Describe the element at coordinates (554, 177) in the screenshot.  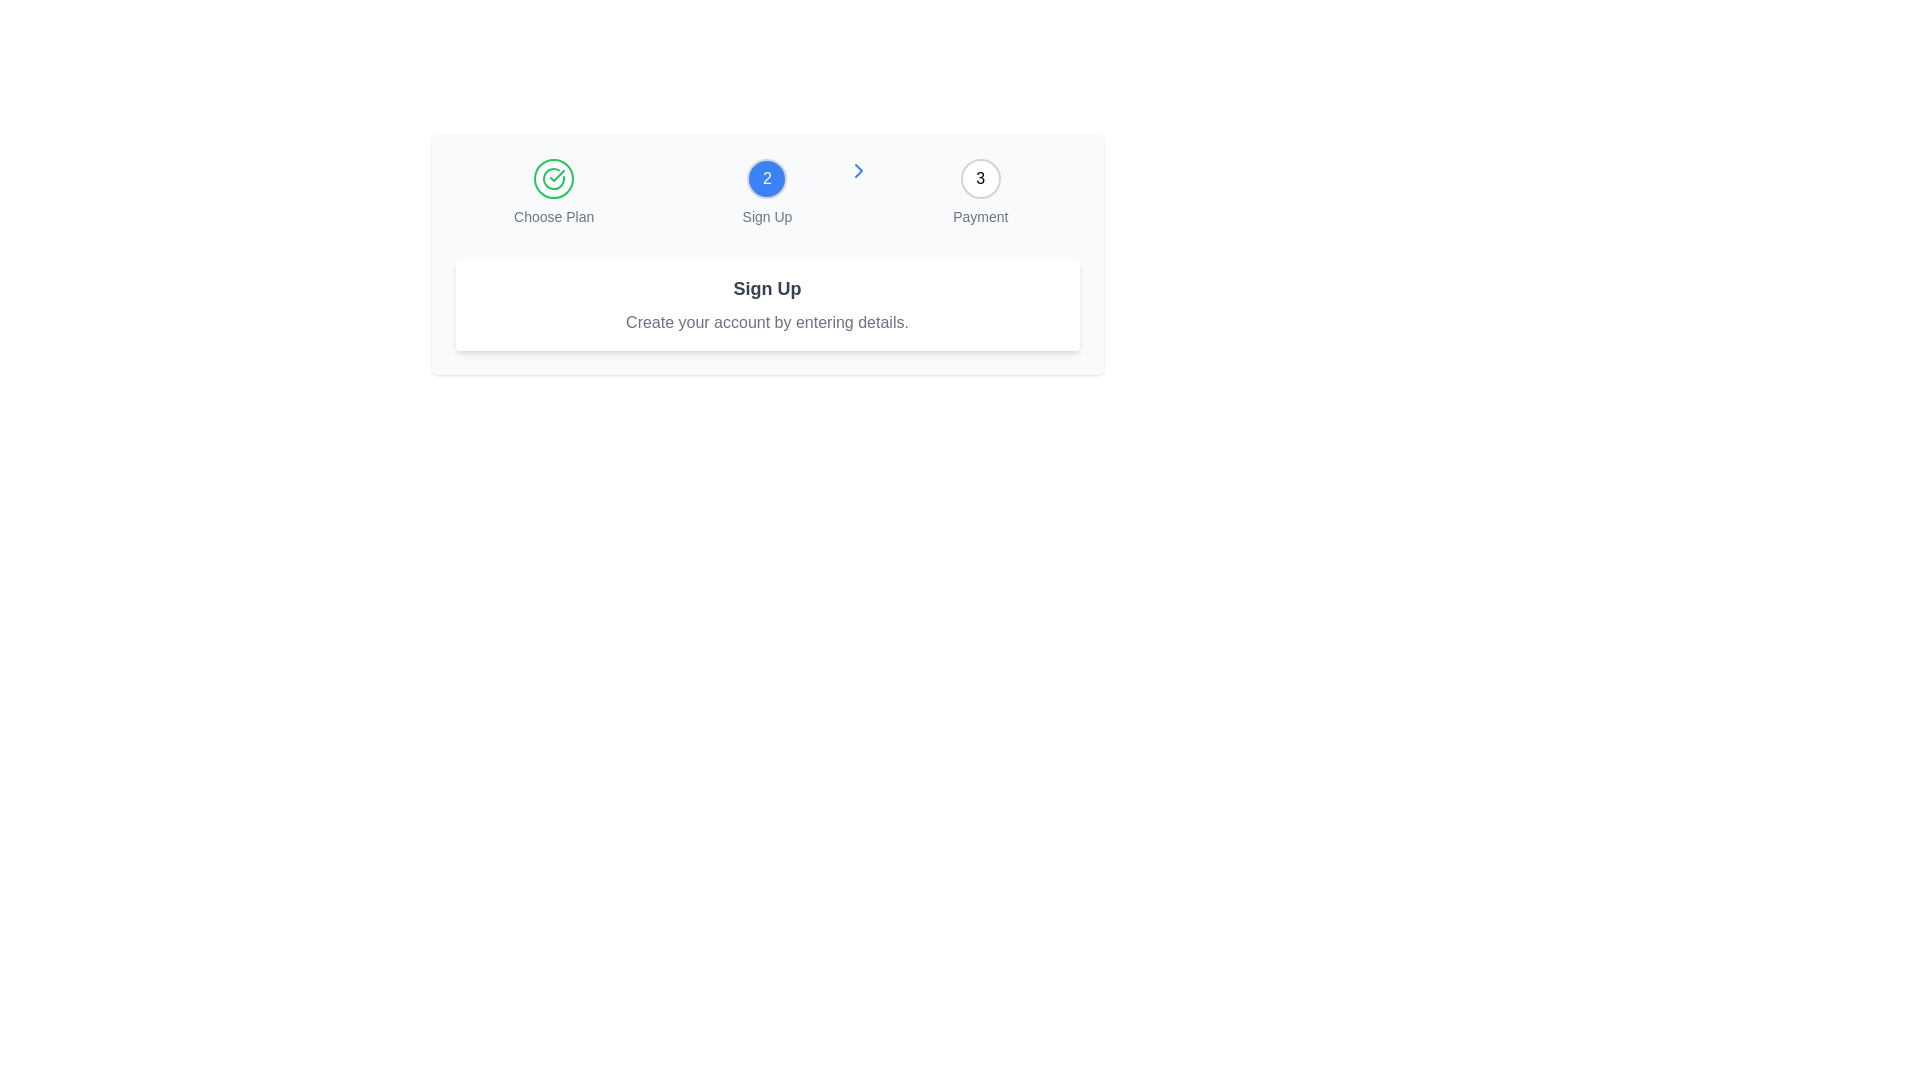
I see `the checkmark icon within the circular green border located in the top progress navigation bar, above the 'Choose Plan' text` at that location.